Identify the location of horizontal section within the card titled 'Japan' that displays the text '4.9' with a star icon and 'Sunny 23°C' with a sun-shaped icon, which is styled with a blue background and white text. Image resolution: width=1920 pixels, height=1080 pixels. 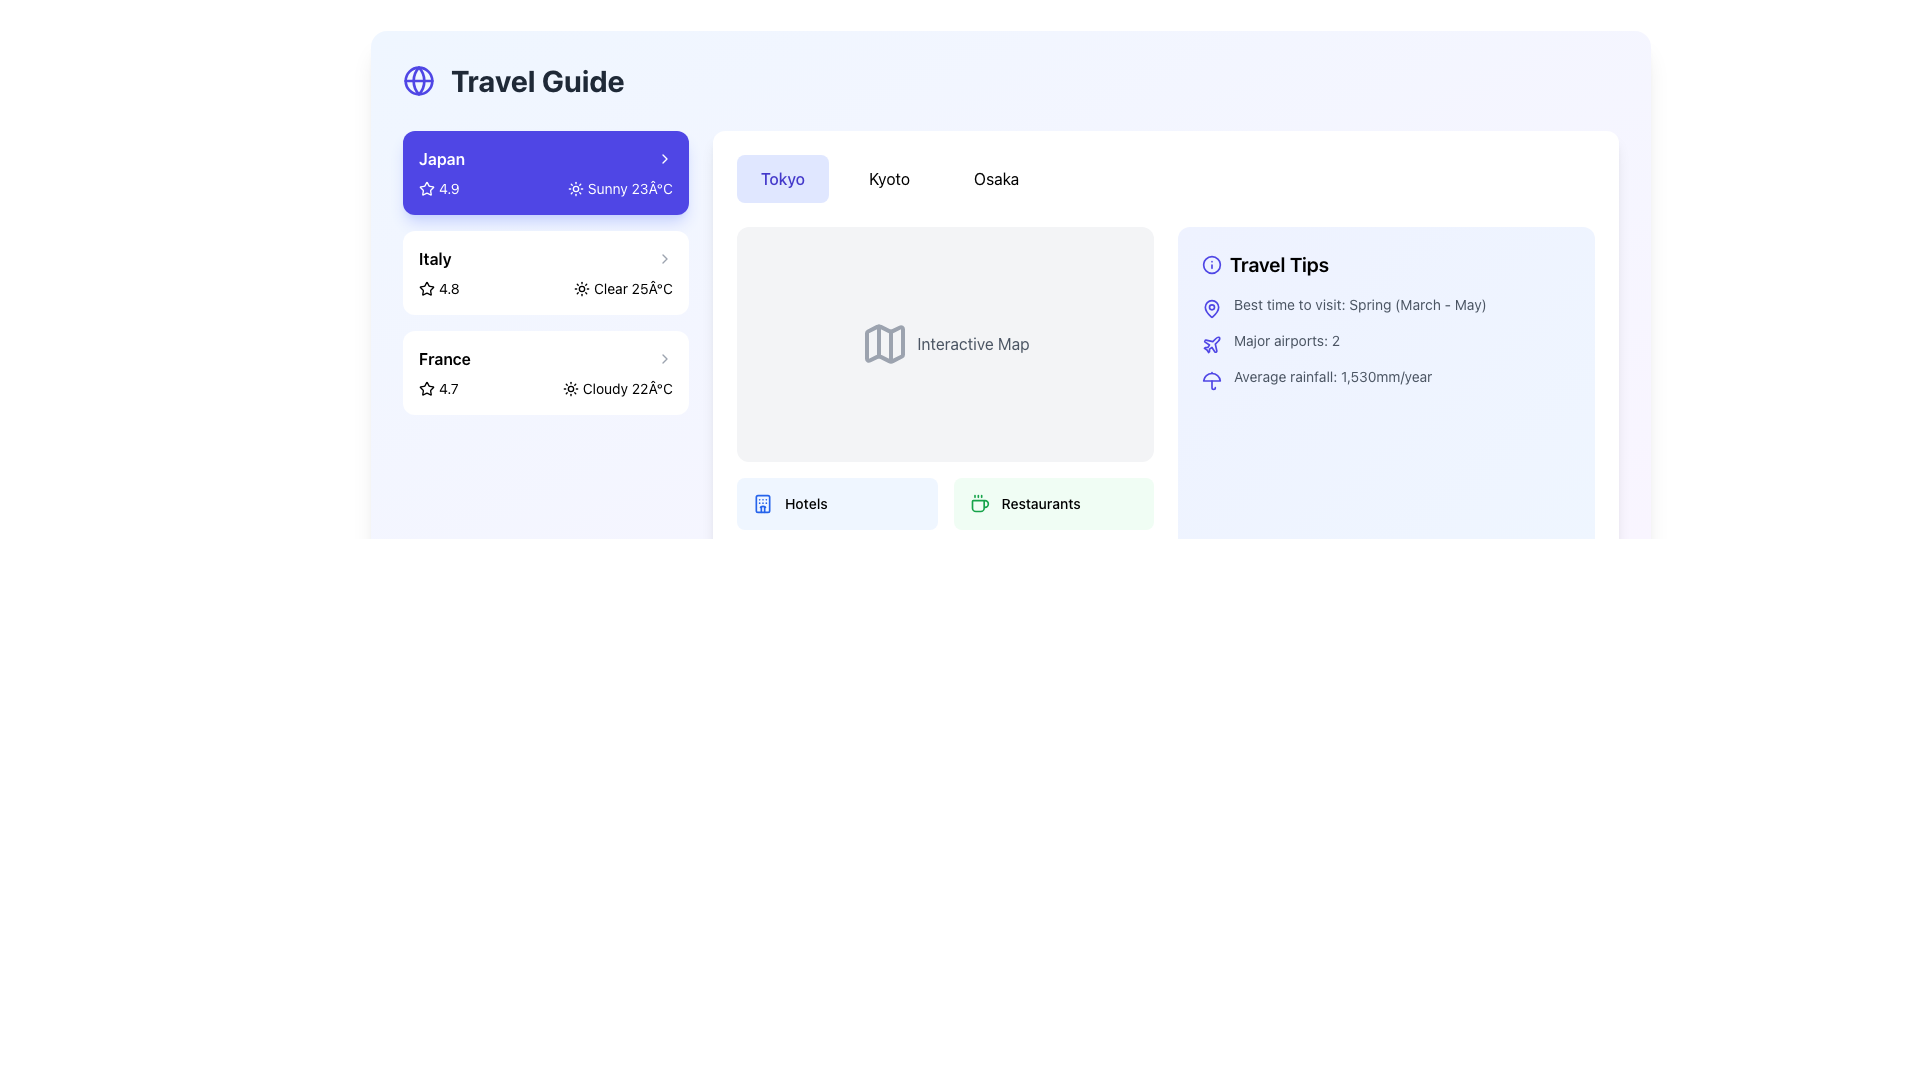
(546, 189).